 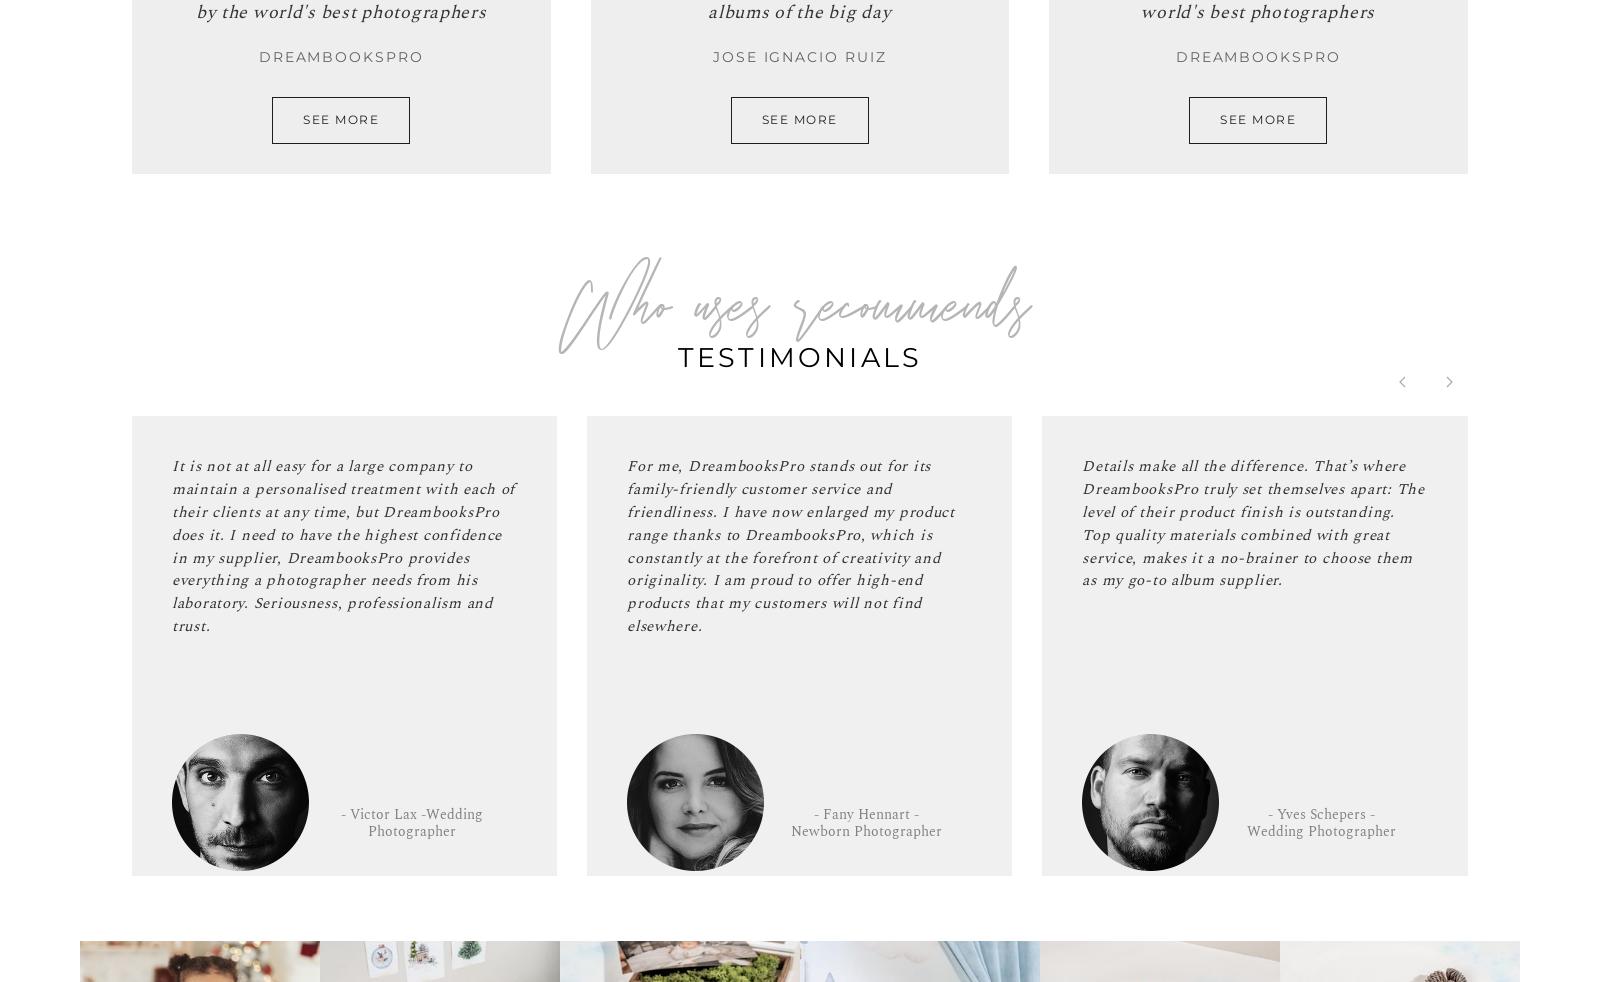 What do you see at coordinates (865, 823) in the screenshot?
I see `'- Fany Hennart -Newborn Photographer'` at bounding box center [865, 823].